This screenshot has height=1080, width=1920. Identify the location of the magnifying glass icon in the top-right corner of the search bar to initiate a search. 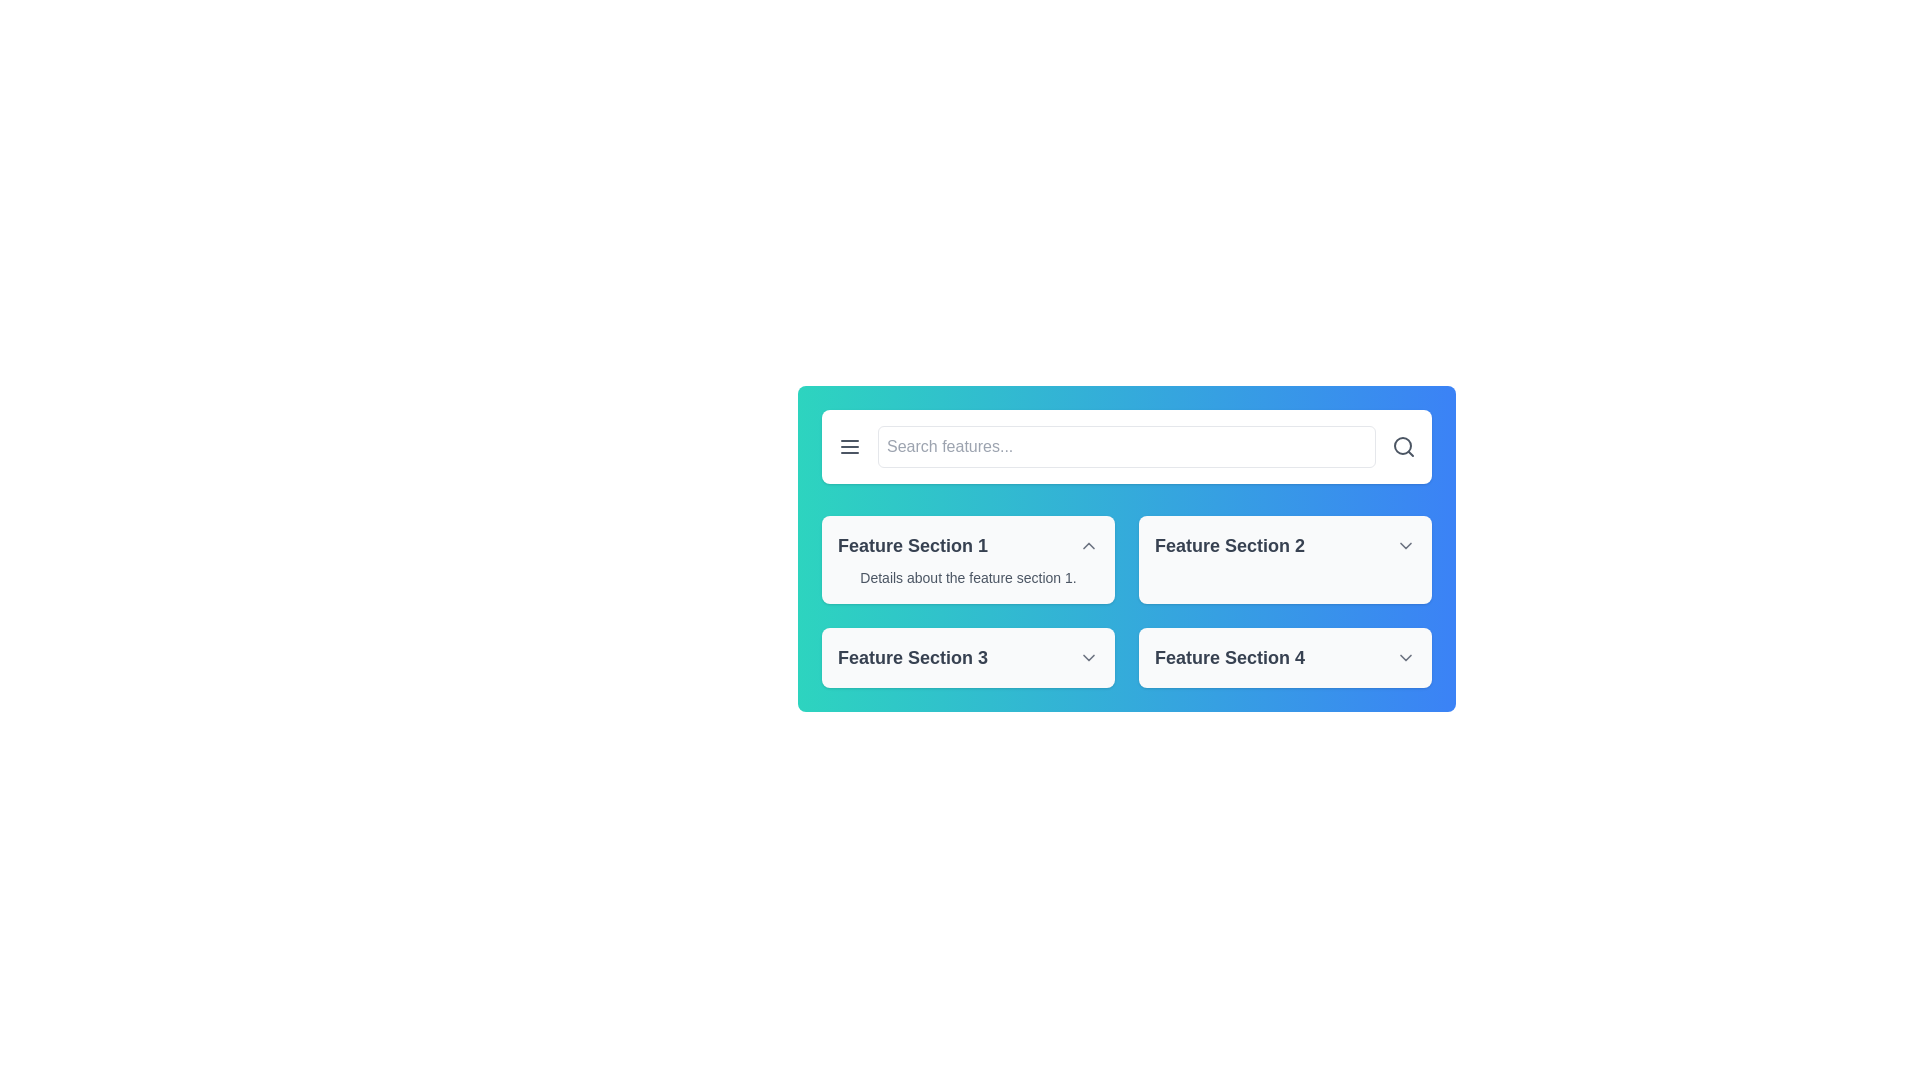
(1402, 446).